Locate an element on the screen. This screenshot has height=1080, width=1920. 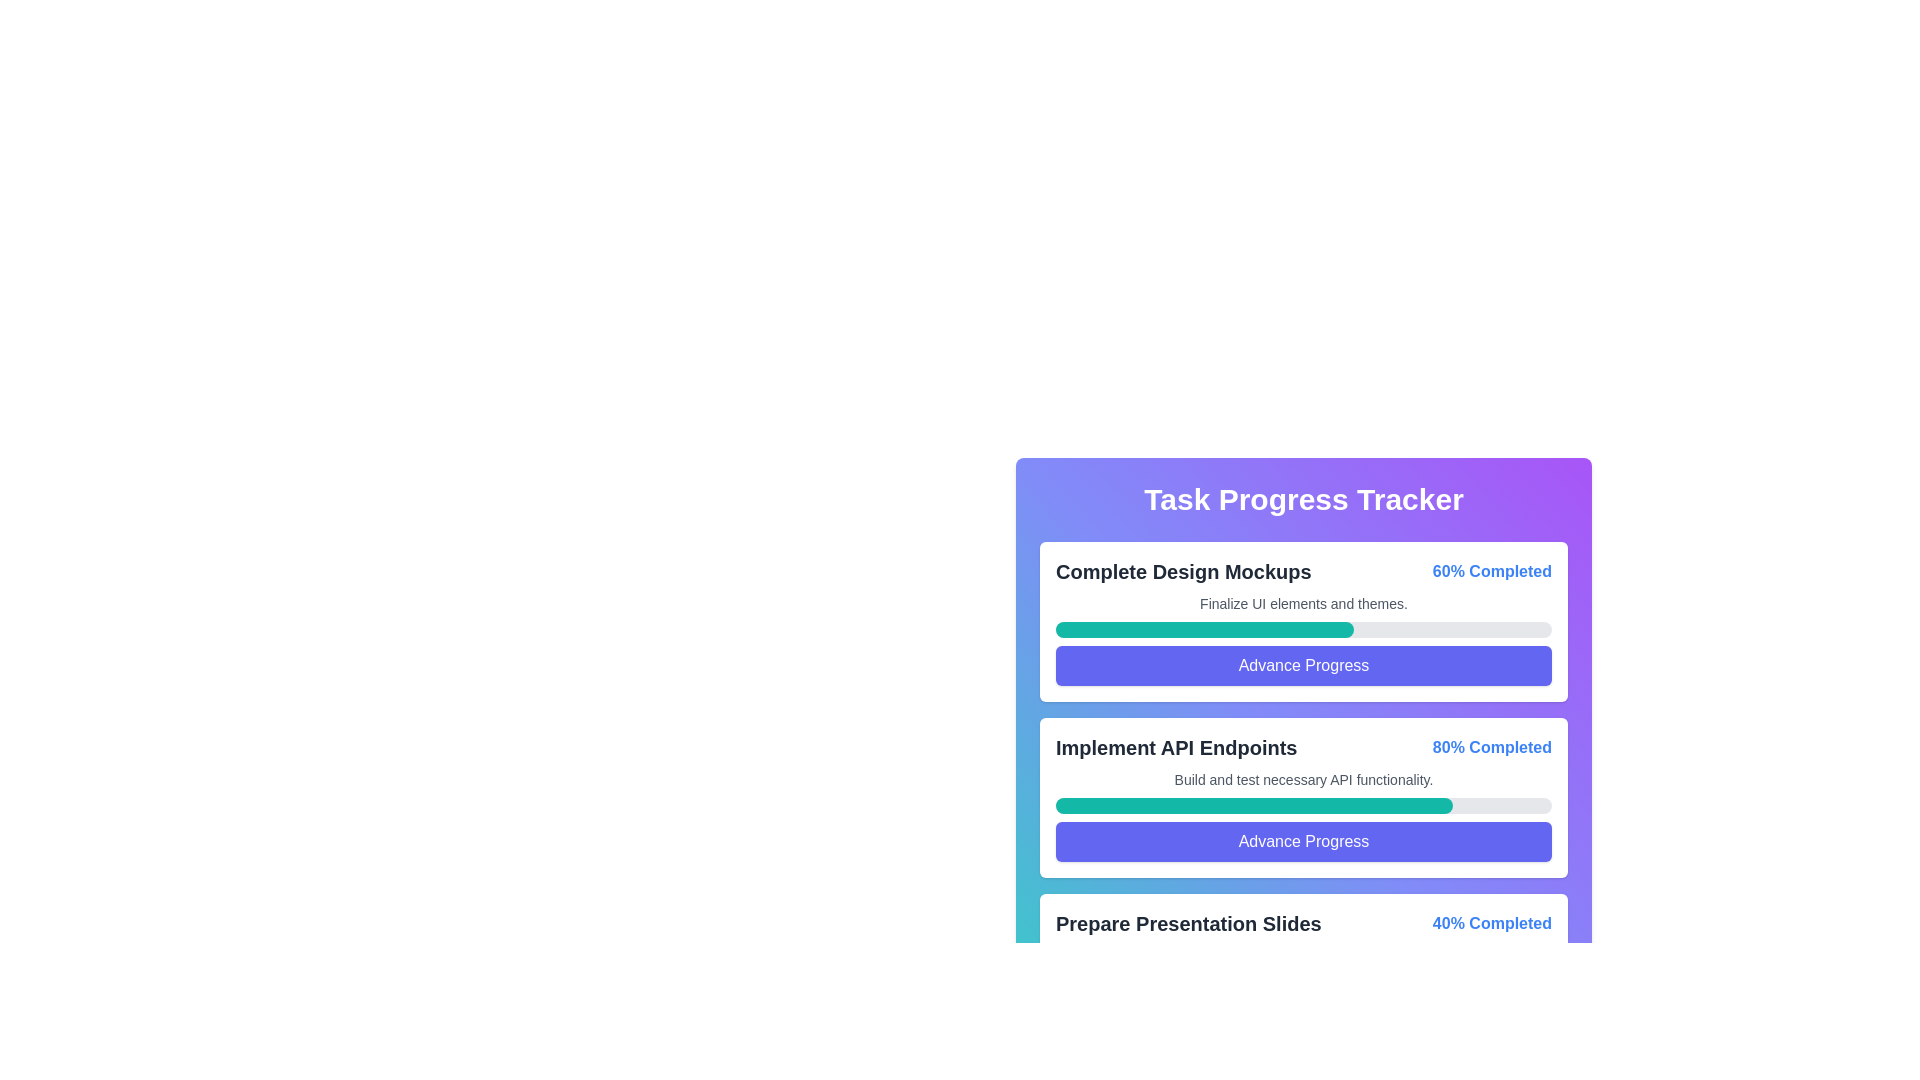
the Progress Bar that represents the completion of the 'Implement API Endpoints' task, which shows 80% completion and is located below the descriptive text and above the 'Advance Progress' button is located at coordinates (1304, 805).